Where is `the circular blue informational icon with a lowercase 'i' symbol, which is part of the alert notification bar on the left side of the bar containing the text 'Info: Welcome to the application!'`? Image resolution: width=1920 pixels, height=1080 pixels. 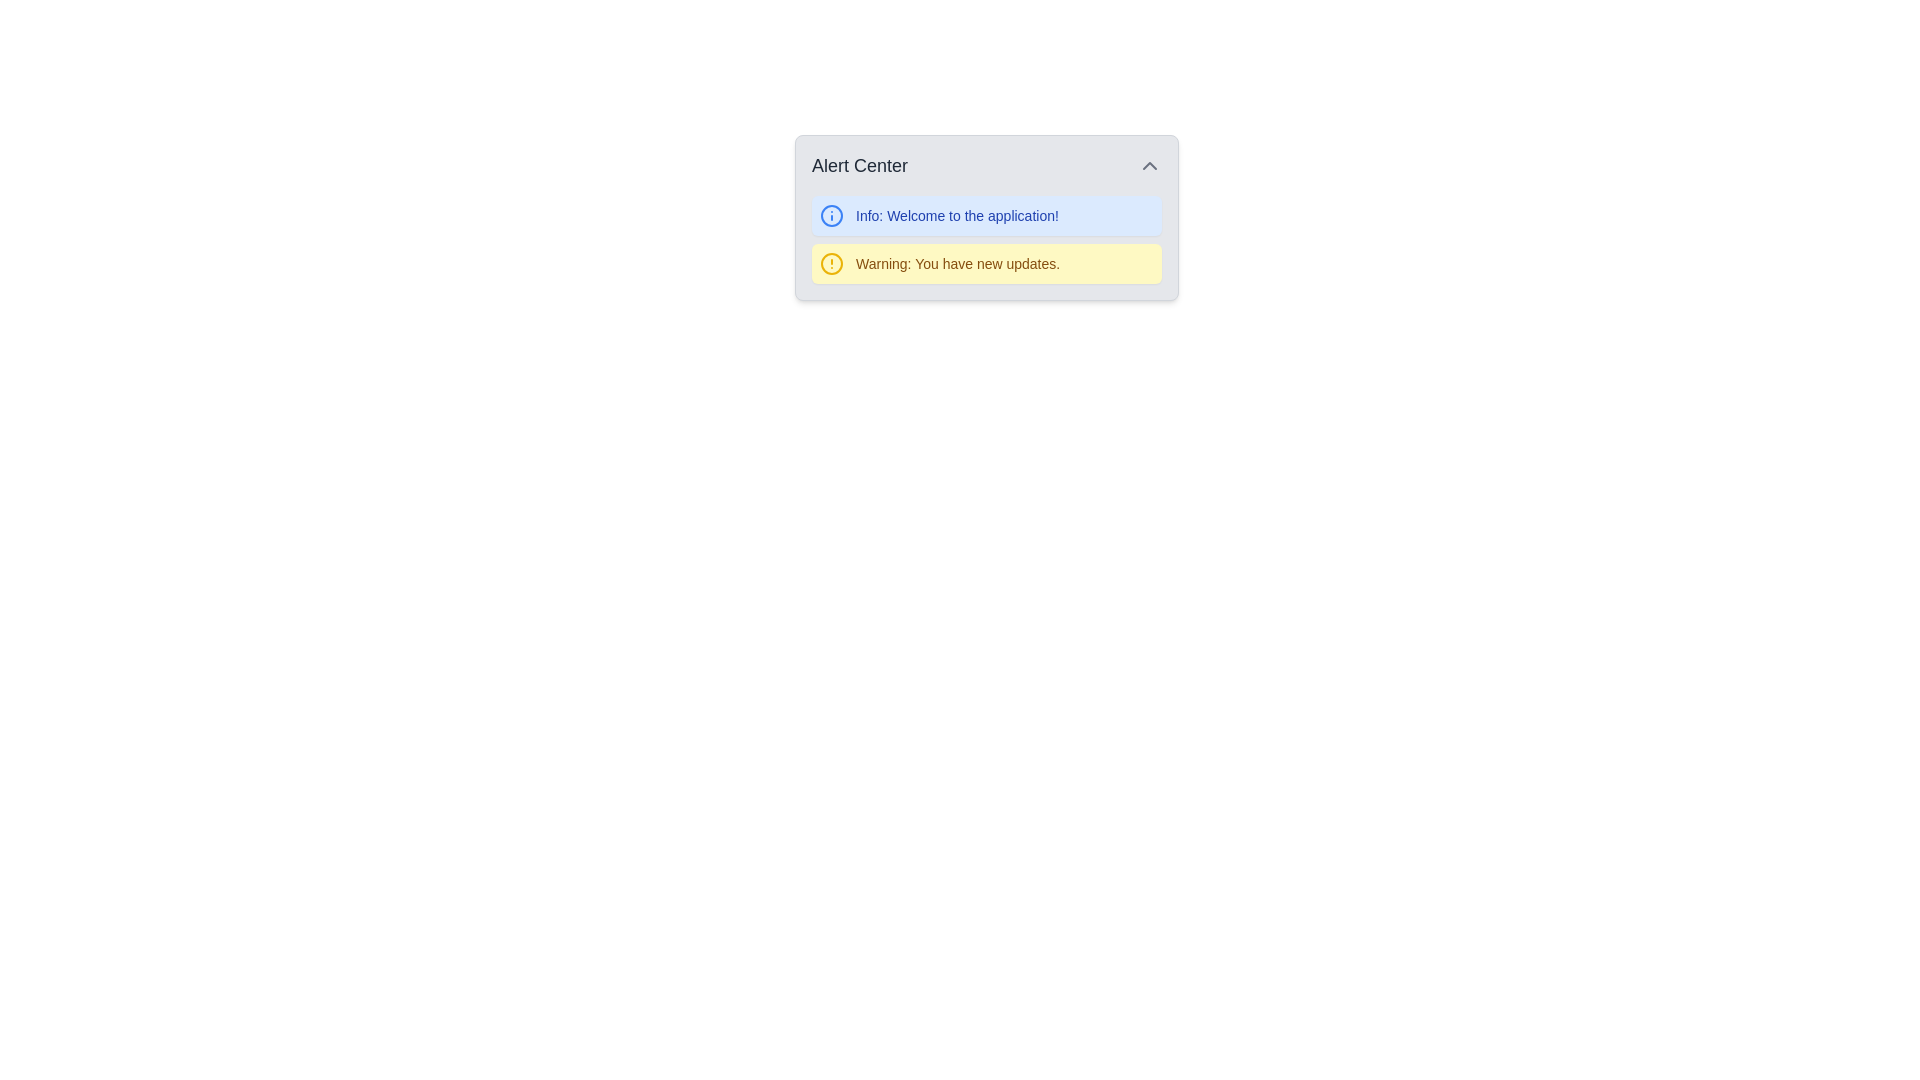 the circular blue informational icon with a lowercase 'i' symbol, which is part of the alert notification bar on the left side of the bar containing the text 'Info: Welcome to the application!' is located at coordinates (831, 216).